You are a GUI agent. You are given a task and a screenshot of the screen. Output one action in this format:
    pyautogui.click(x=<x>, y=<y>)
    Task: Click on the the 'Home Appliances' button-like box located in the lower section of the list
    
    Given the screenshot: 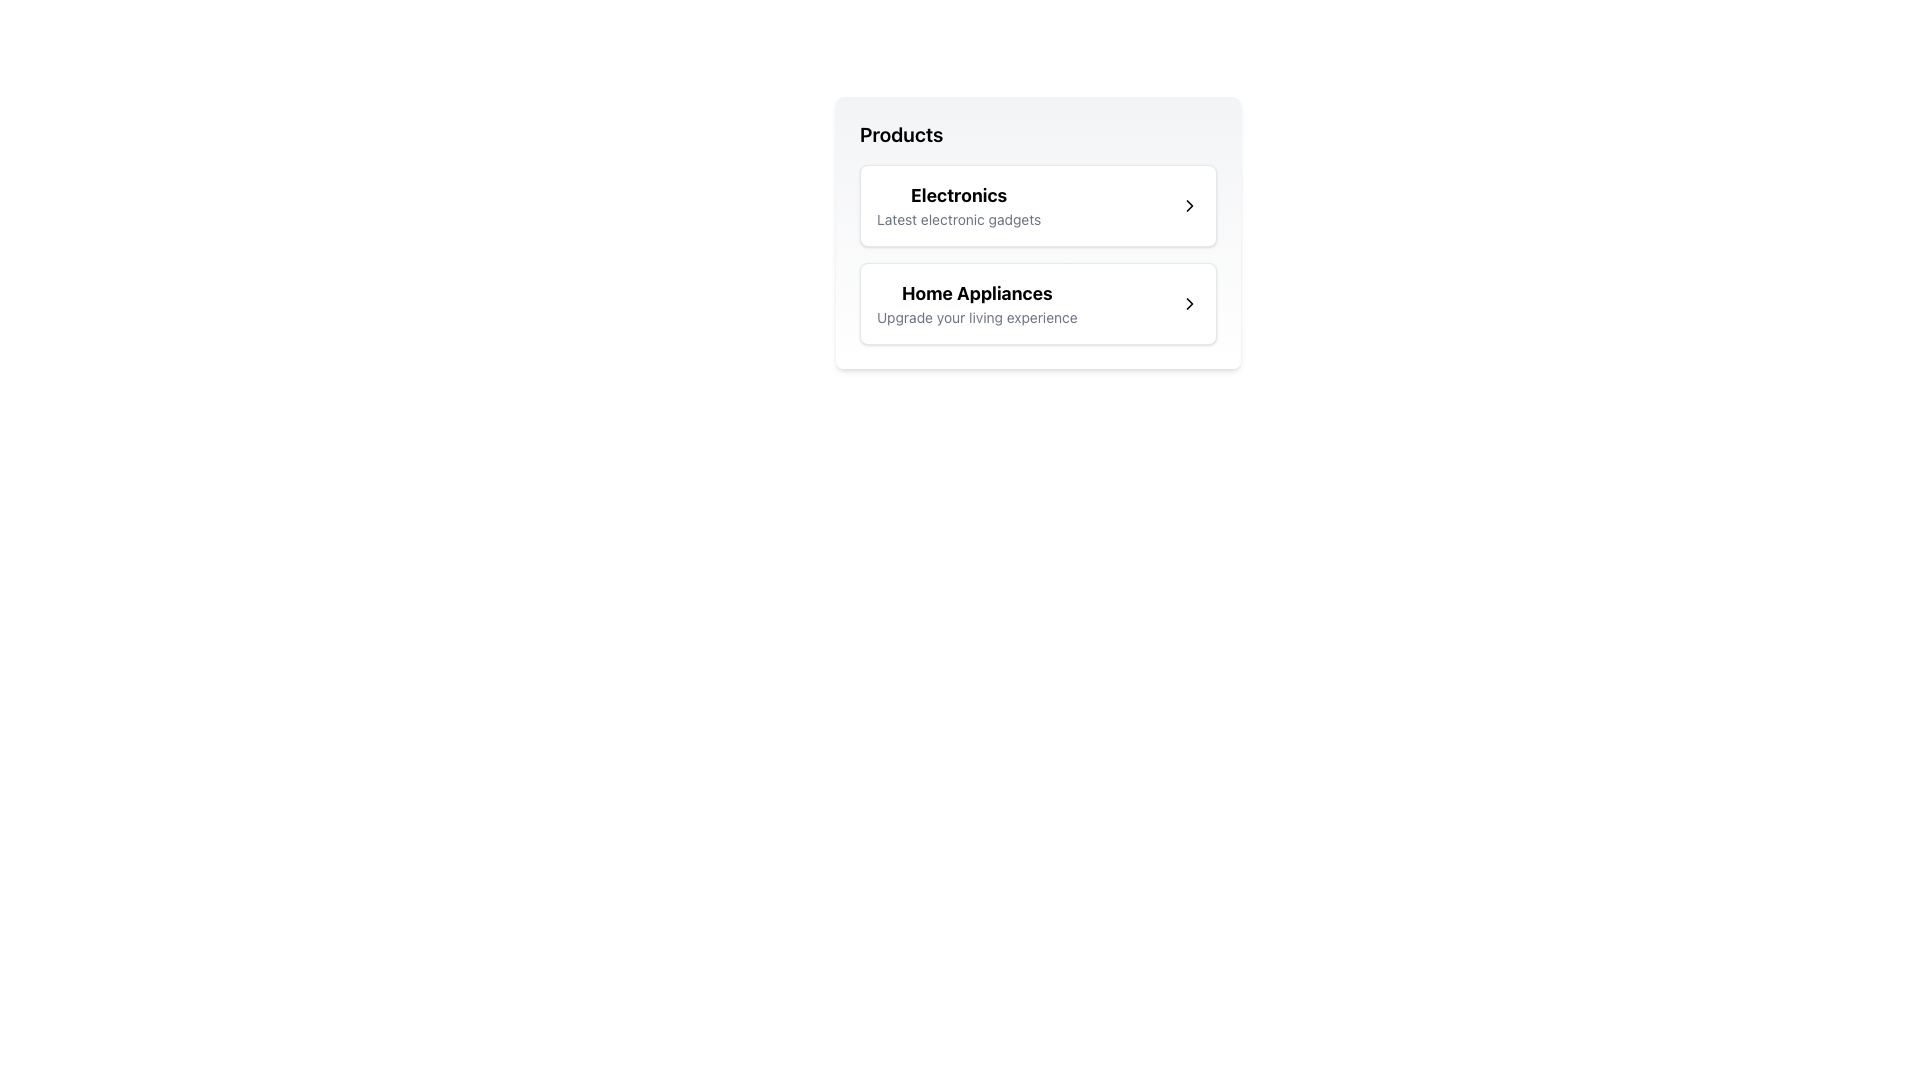 What is the action you would take?
    pyautogui.click(x=1038, y=304)
    